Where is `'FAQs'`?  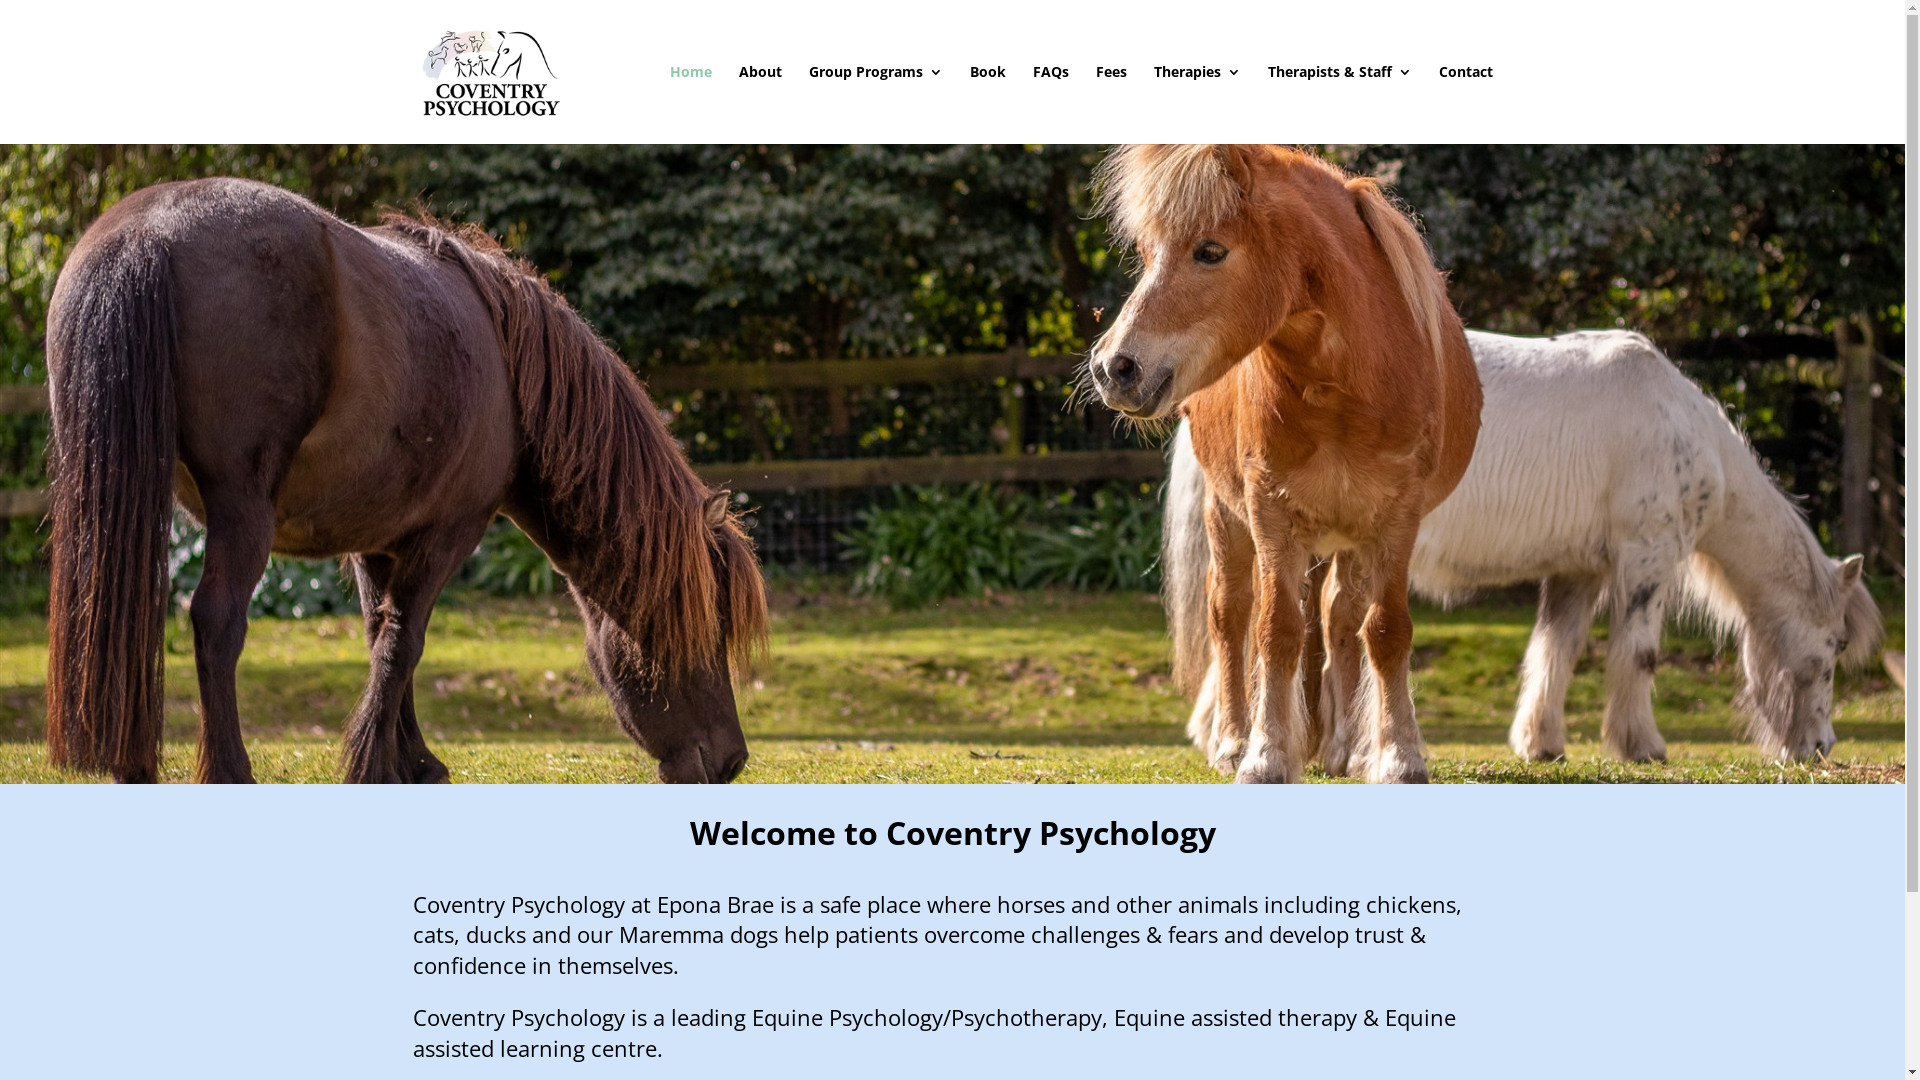 'FAQs' is located at coordinates (1049, 104).